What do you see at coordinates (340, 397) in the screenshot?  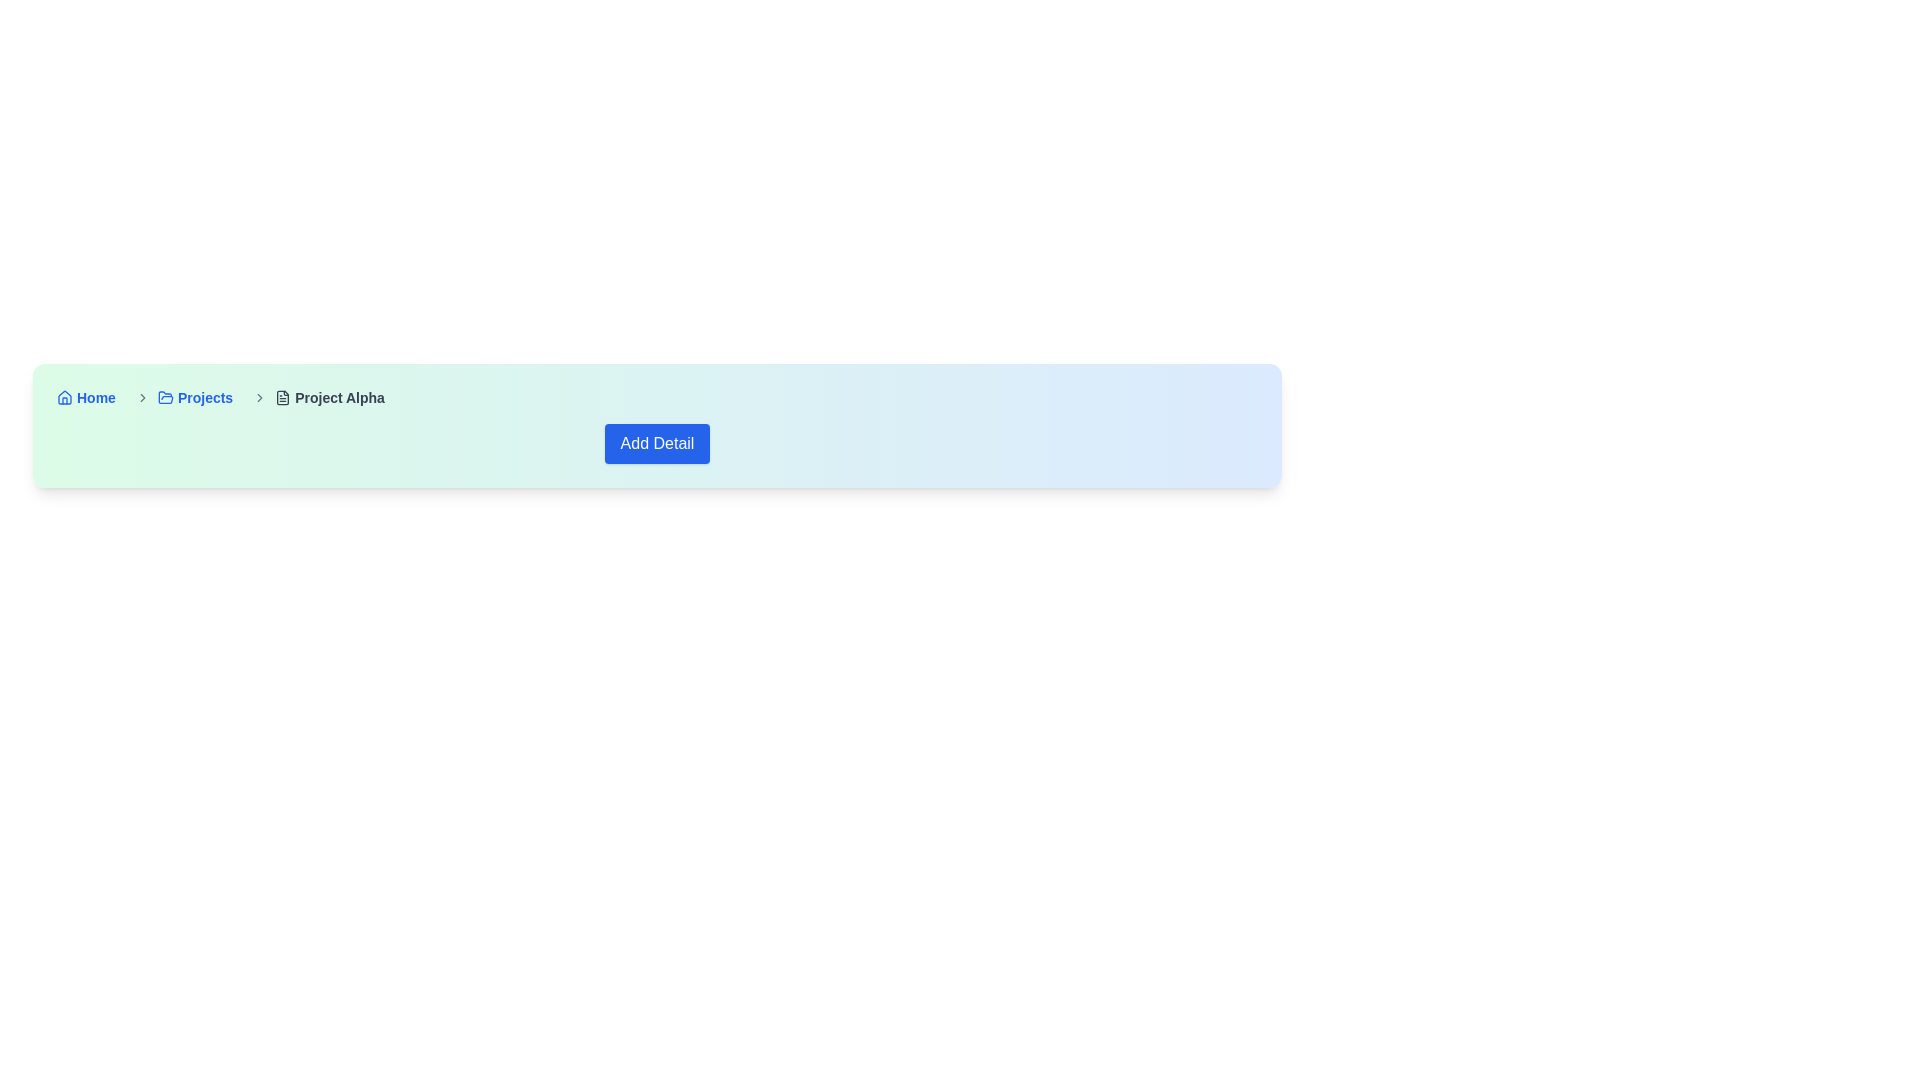 I see `text content of the label displaying the current project title in the breadcrumb navigation, located at the lower-center of the interface` at bounding box center [340, 397].